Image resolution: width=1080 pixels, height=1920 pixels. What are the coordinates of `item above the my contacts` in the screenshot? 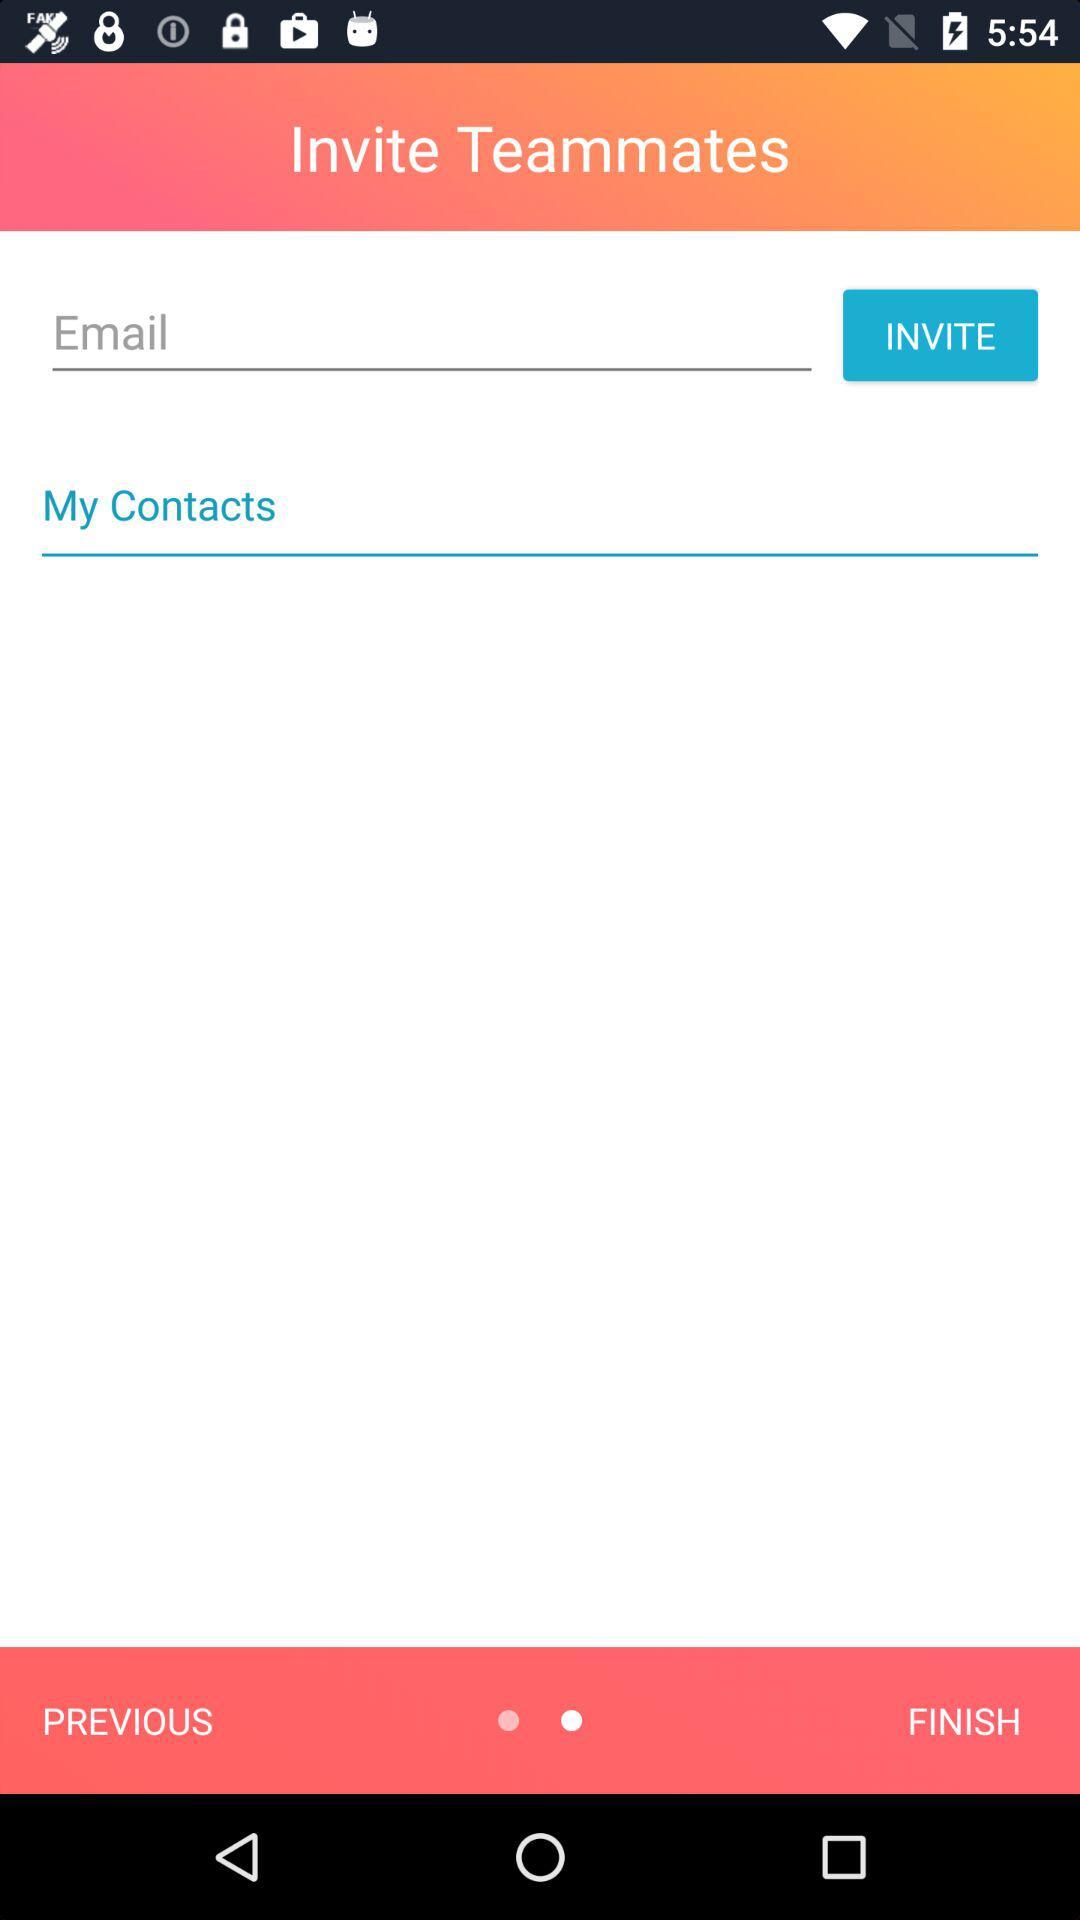 It's located at (431, 332).